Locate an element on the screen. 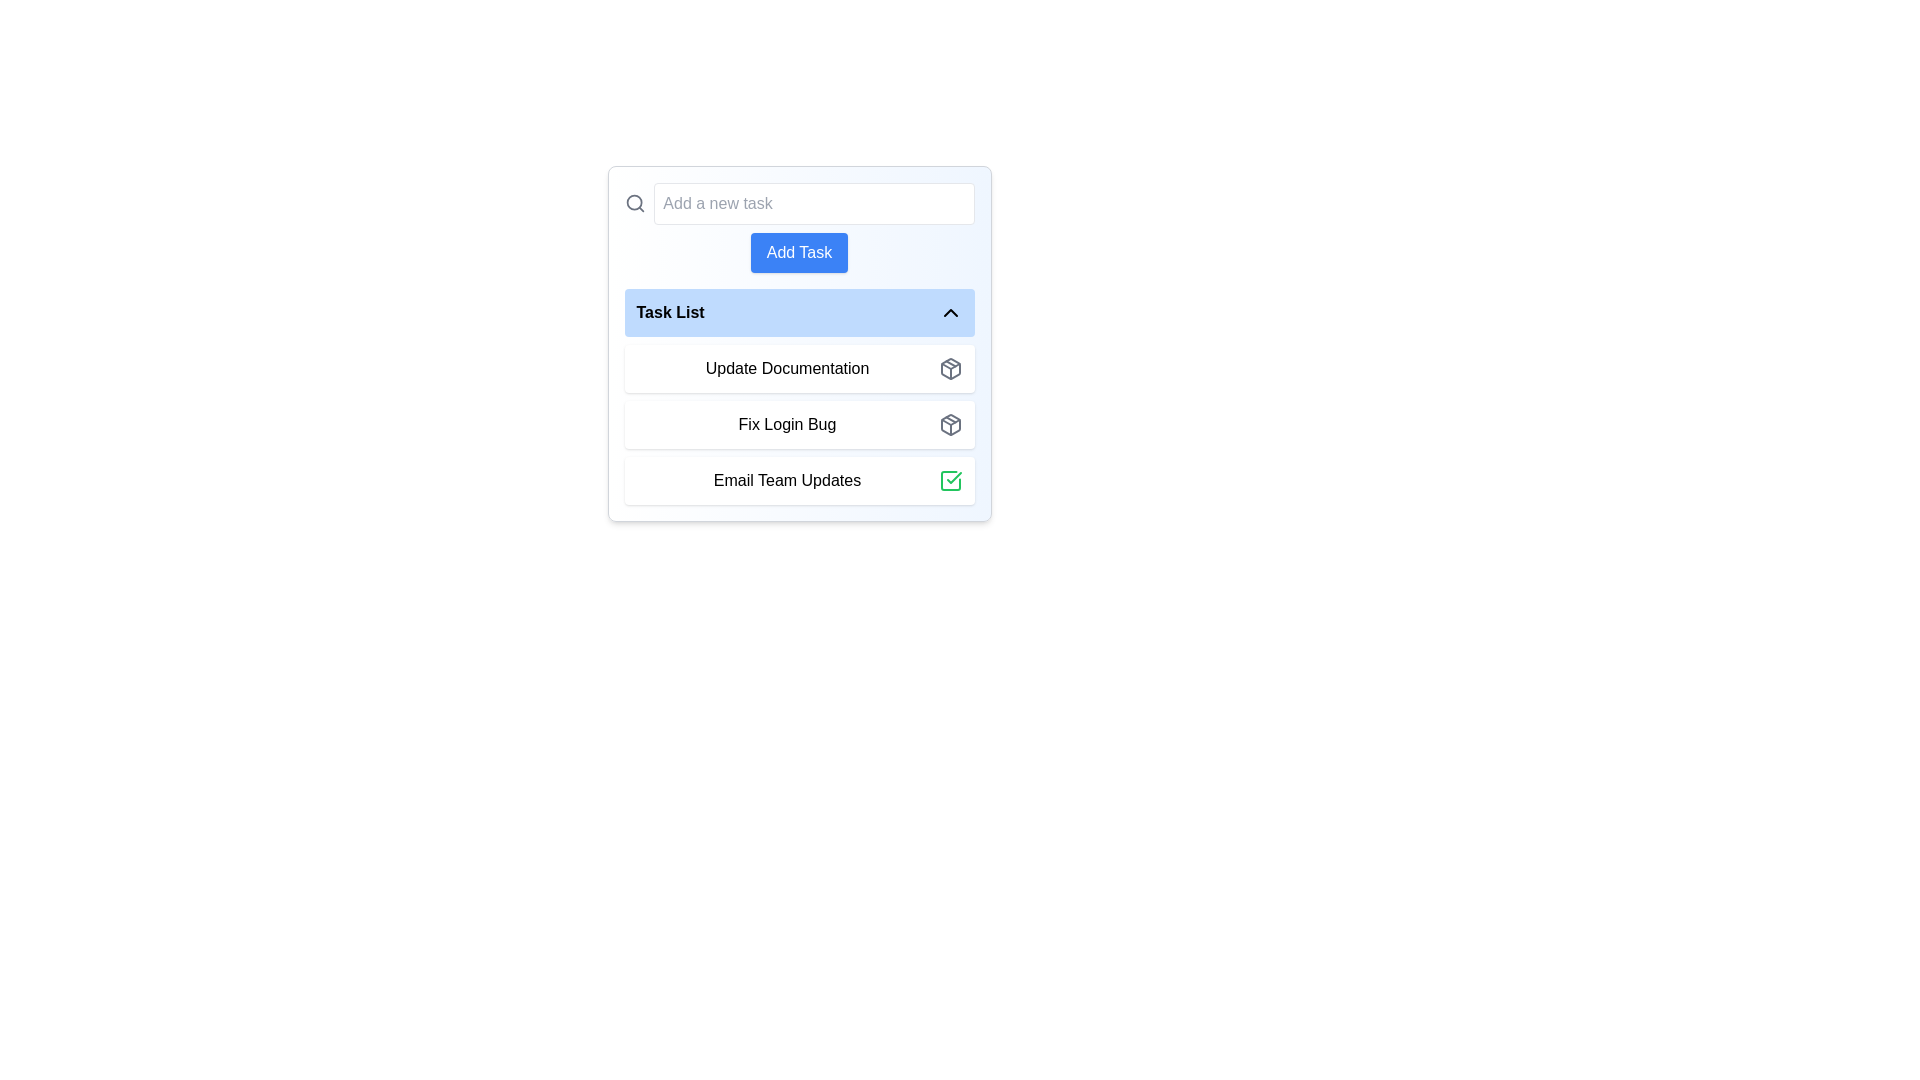  the 'Fix Login Bug' task text element within the task management interface is located at coordinates (786, 423).